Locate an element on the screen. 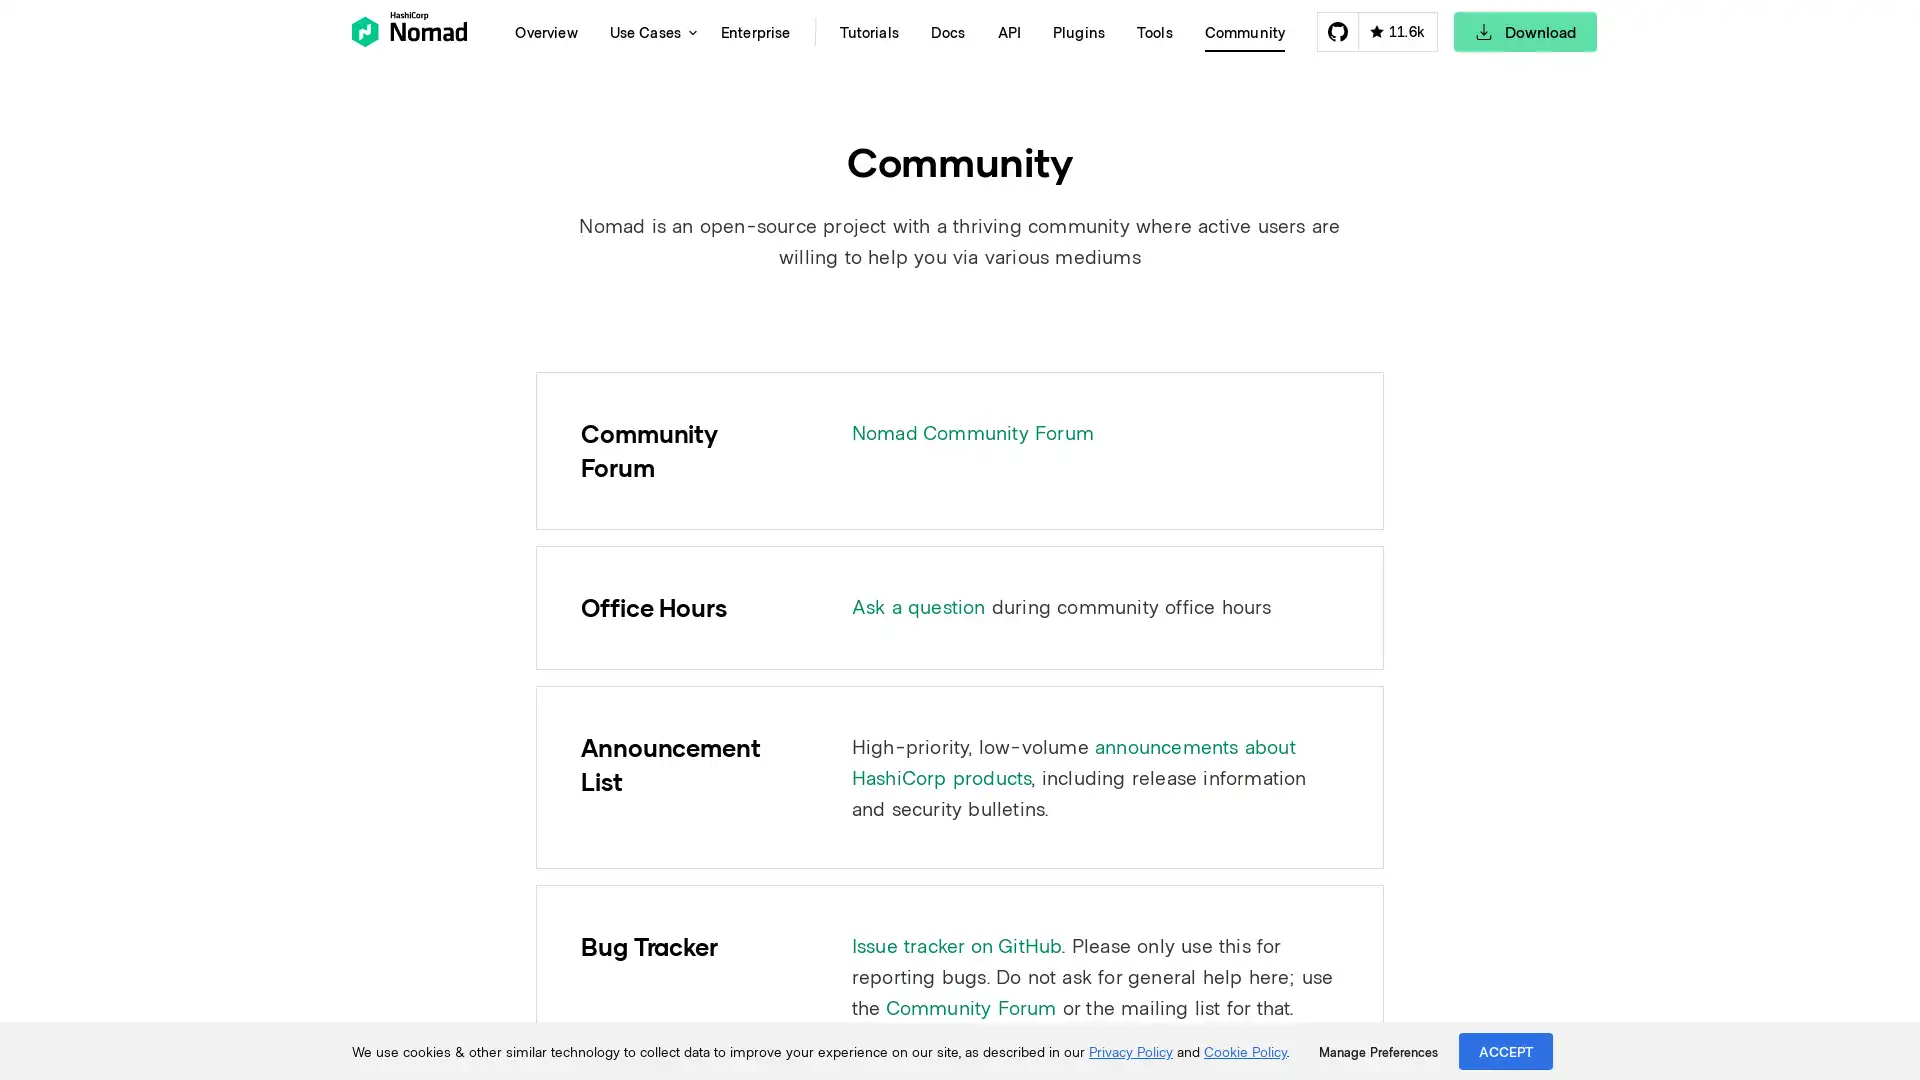 Image resolution: width=1920 pixels, height=1080 pixels. ACCEPT is located at coordinates (1506, 1050).